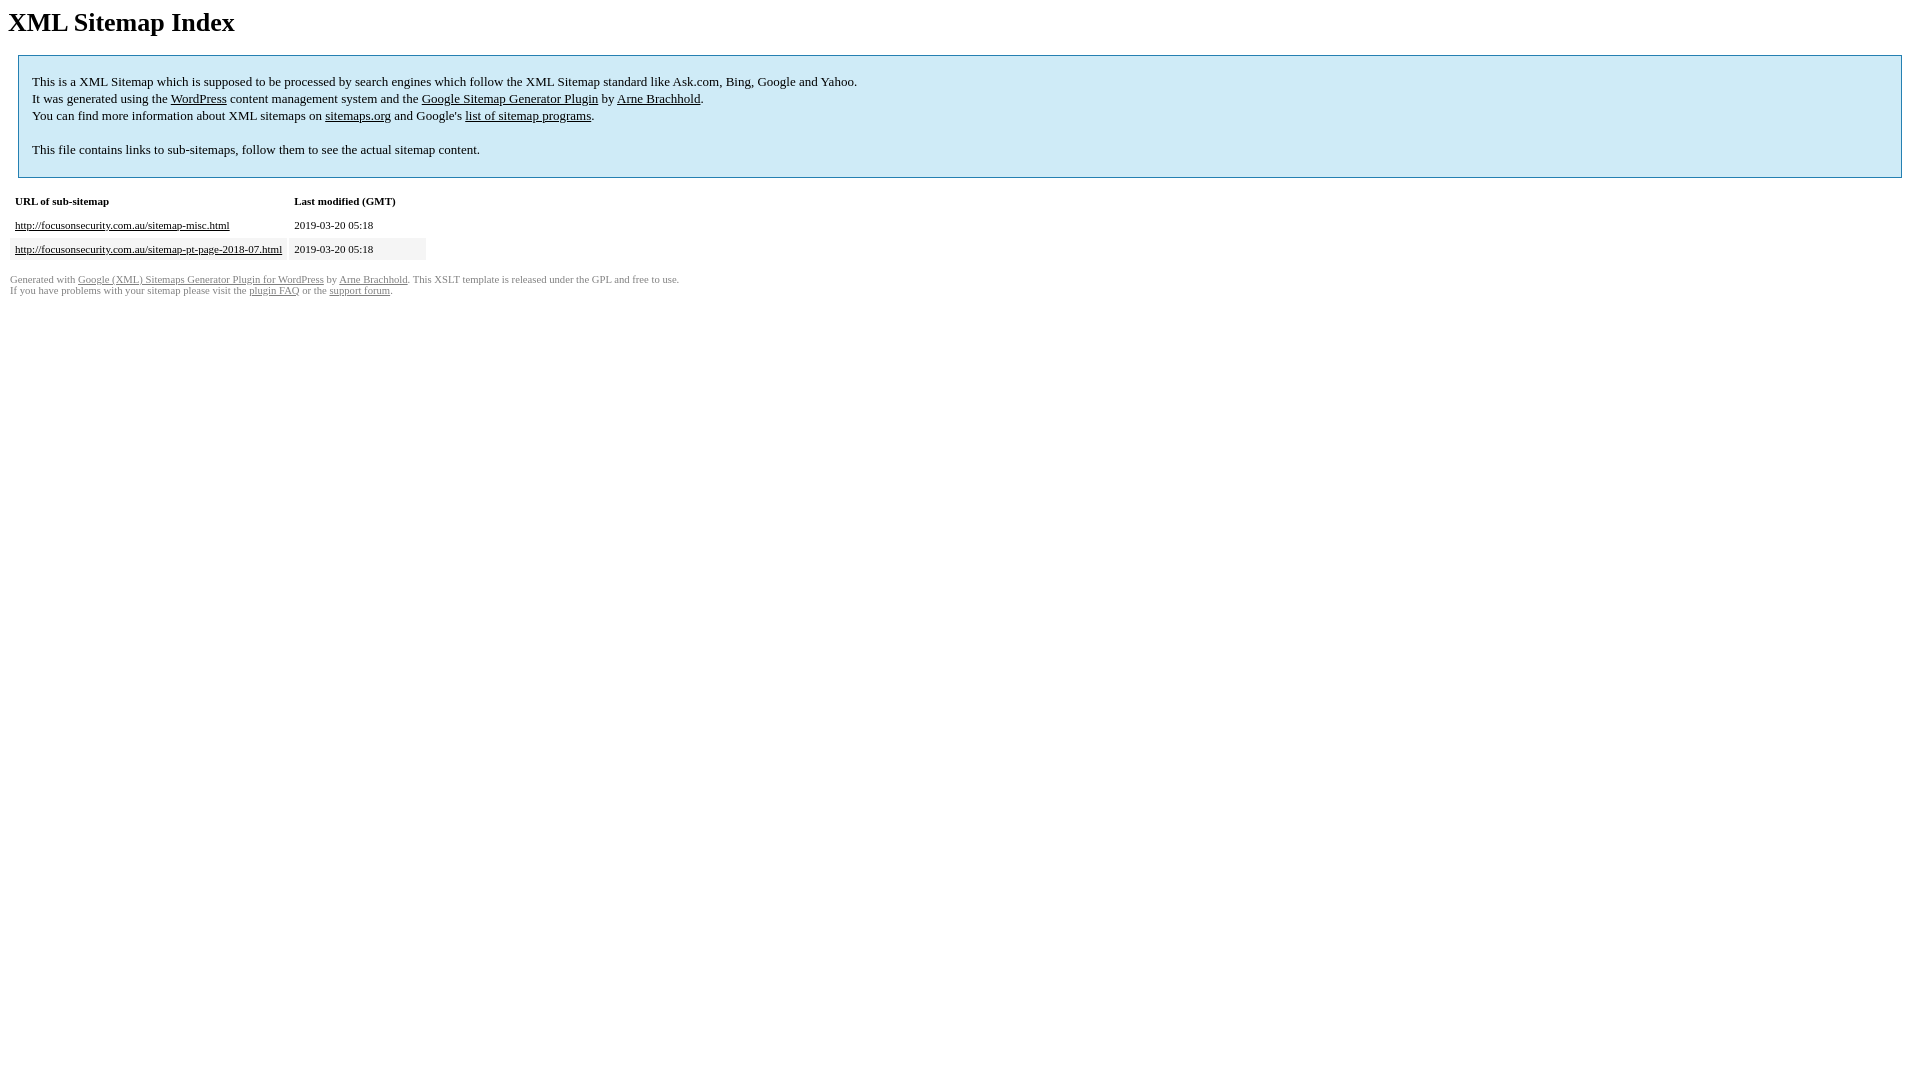 This screenshot has width=1920, height=1080. Describe the element at coordinates (198, 98) in the screenshot. I see `'WordPress'` at that location.